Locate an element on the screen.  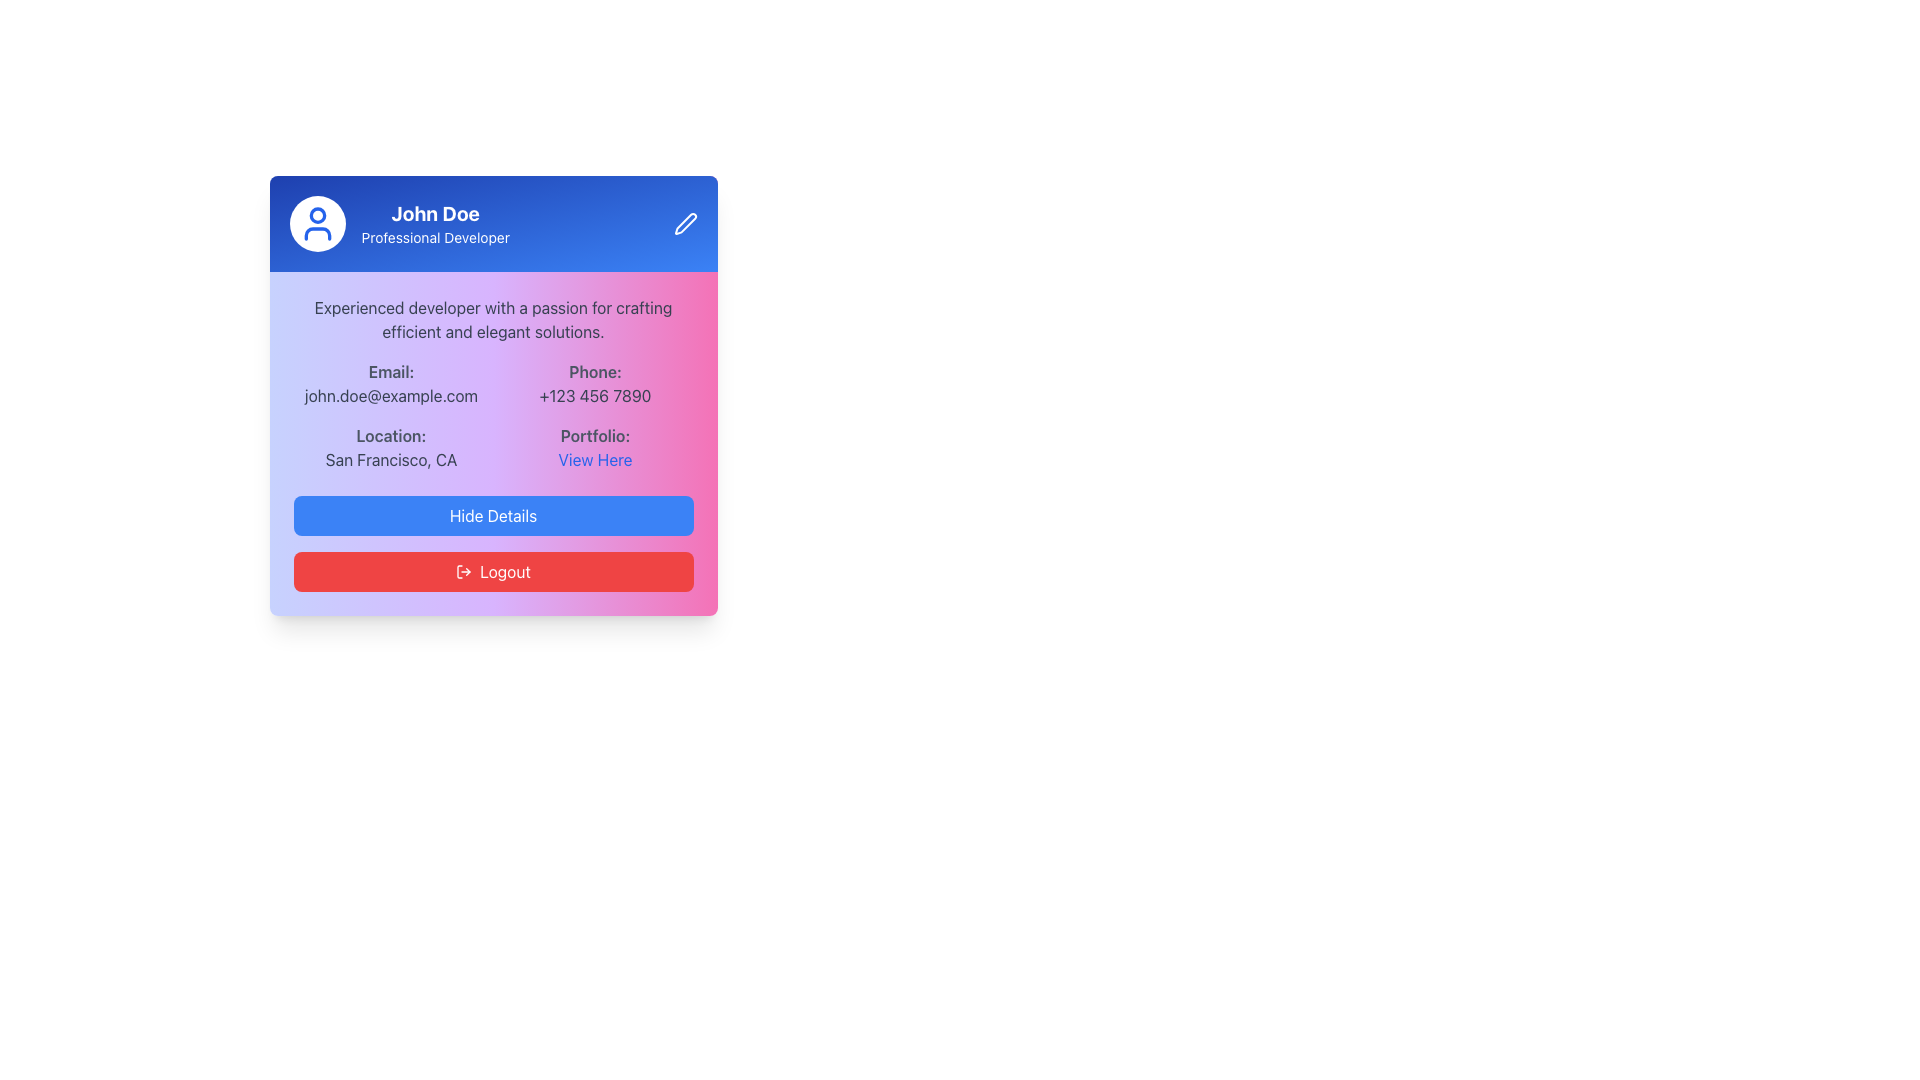
the 'View Here' hyperlink under the 'Portfolio:' label is located at coordinates (594, 446).